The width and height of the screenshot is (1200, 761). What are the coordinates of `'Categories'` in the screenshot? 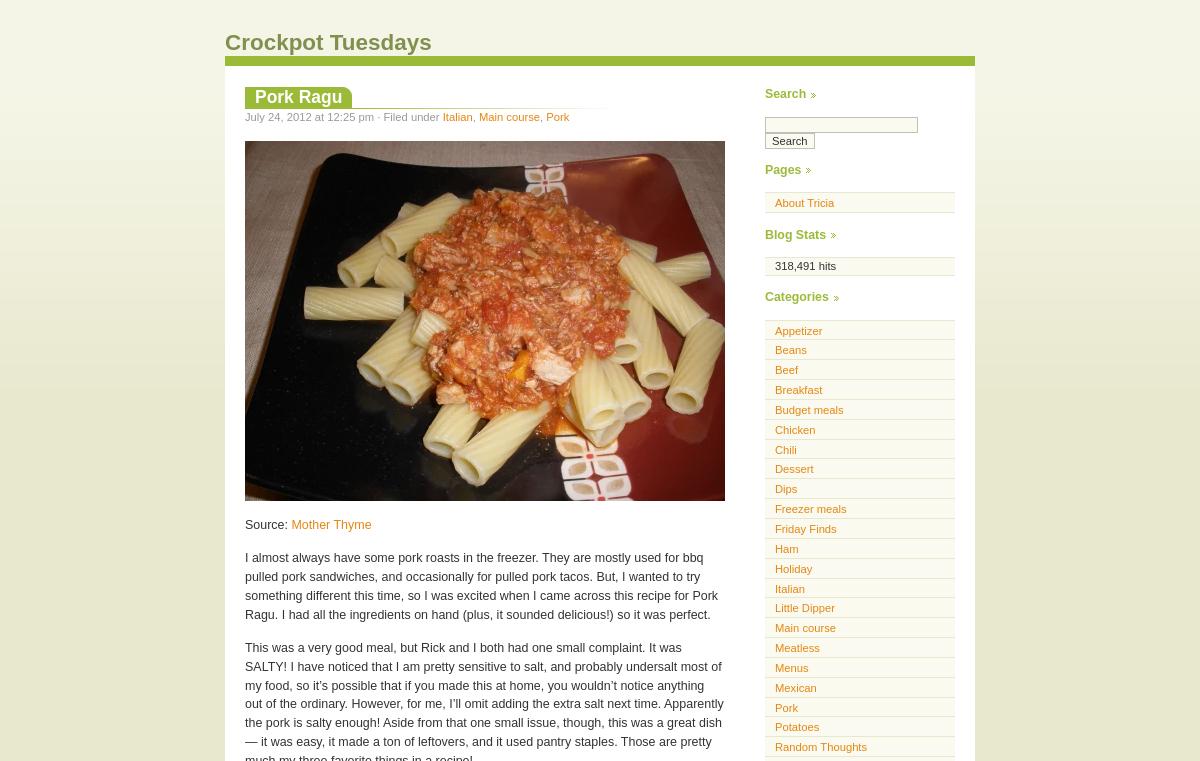 It's located at (795, 297).